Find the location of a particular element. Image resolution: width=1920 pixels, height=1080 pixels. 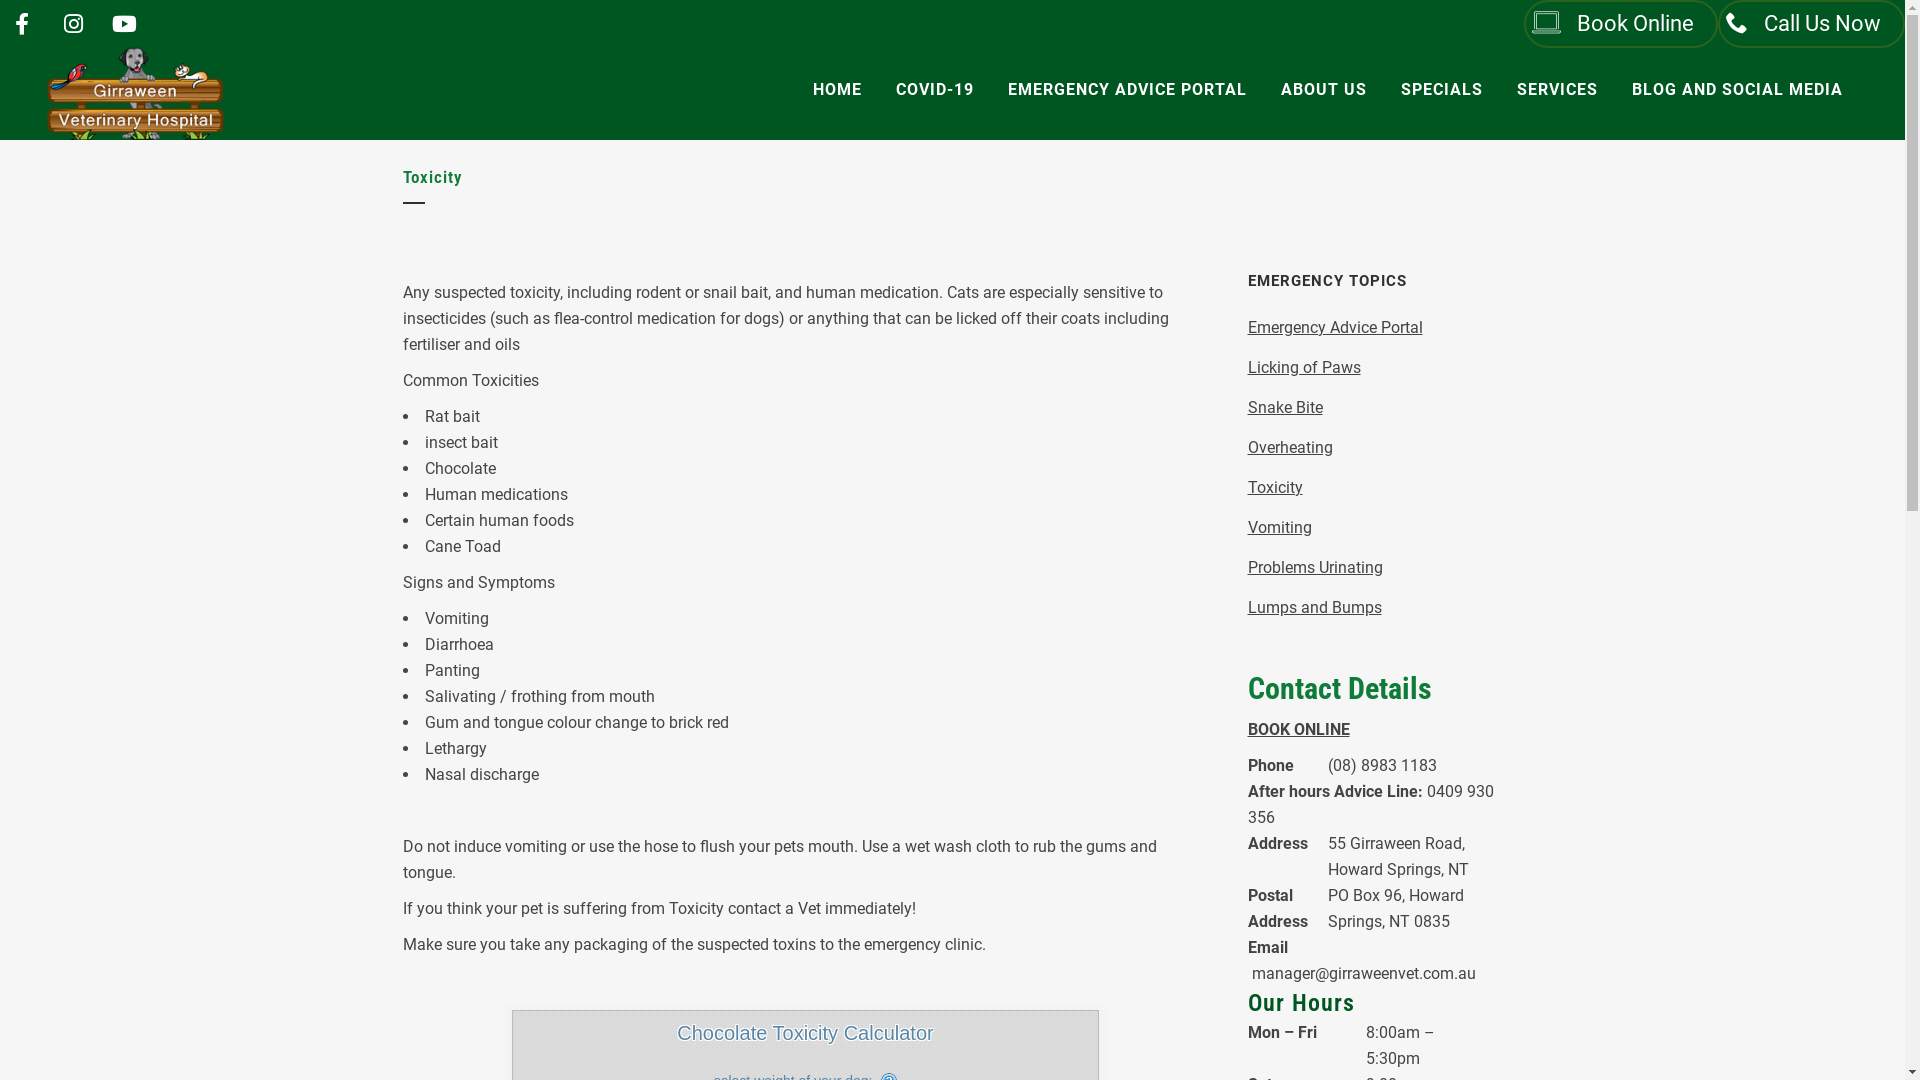

'Girraween Veterinary Hospital on Facebook' is located at coordinates (22, 24).